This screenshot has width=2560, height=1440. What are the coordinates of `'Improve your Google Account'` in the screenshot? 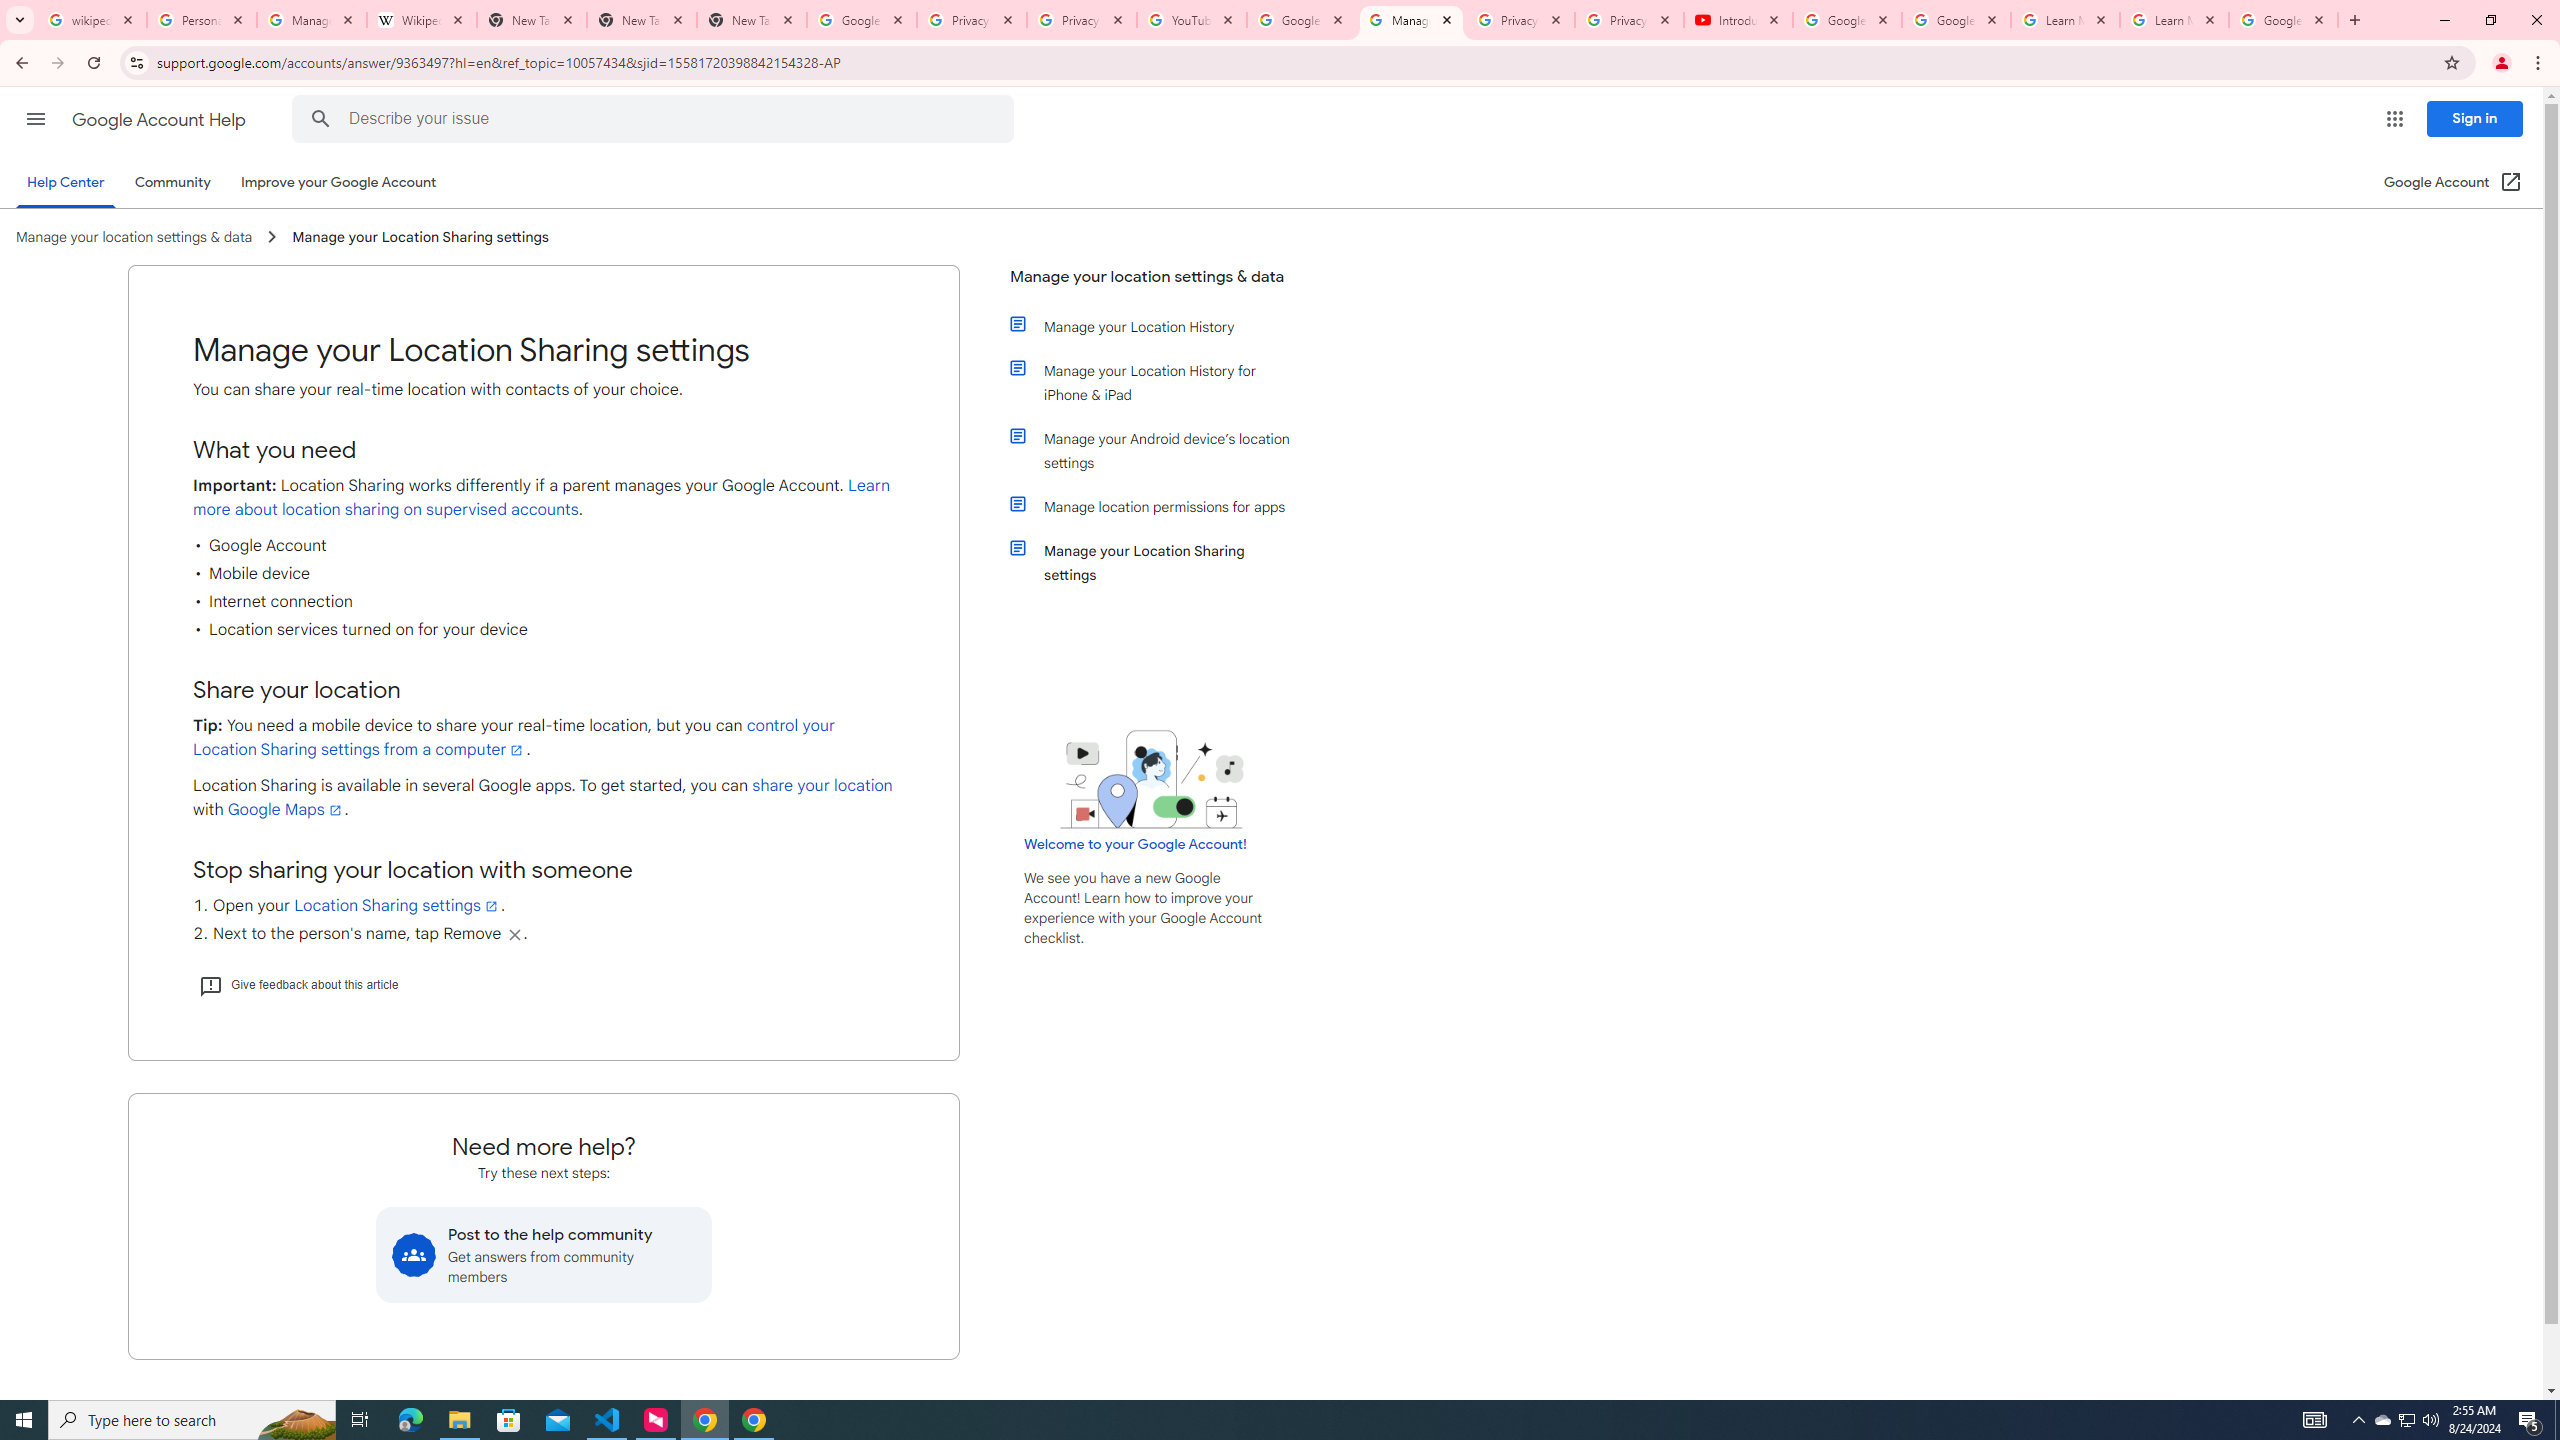 It's located at (338, 181).